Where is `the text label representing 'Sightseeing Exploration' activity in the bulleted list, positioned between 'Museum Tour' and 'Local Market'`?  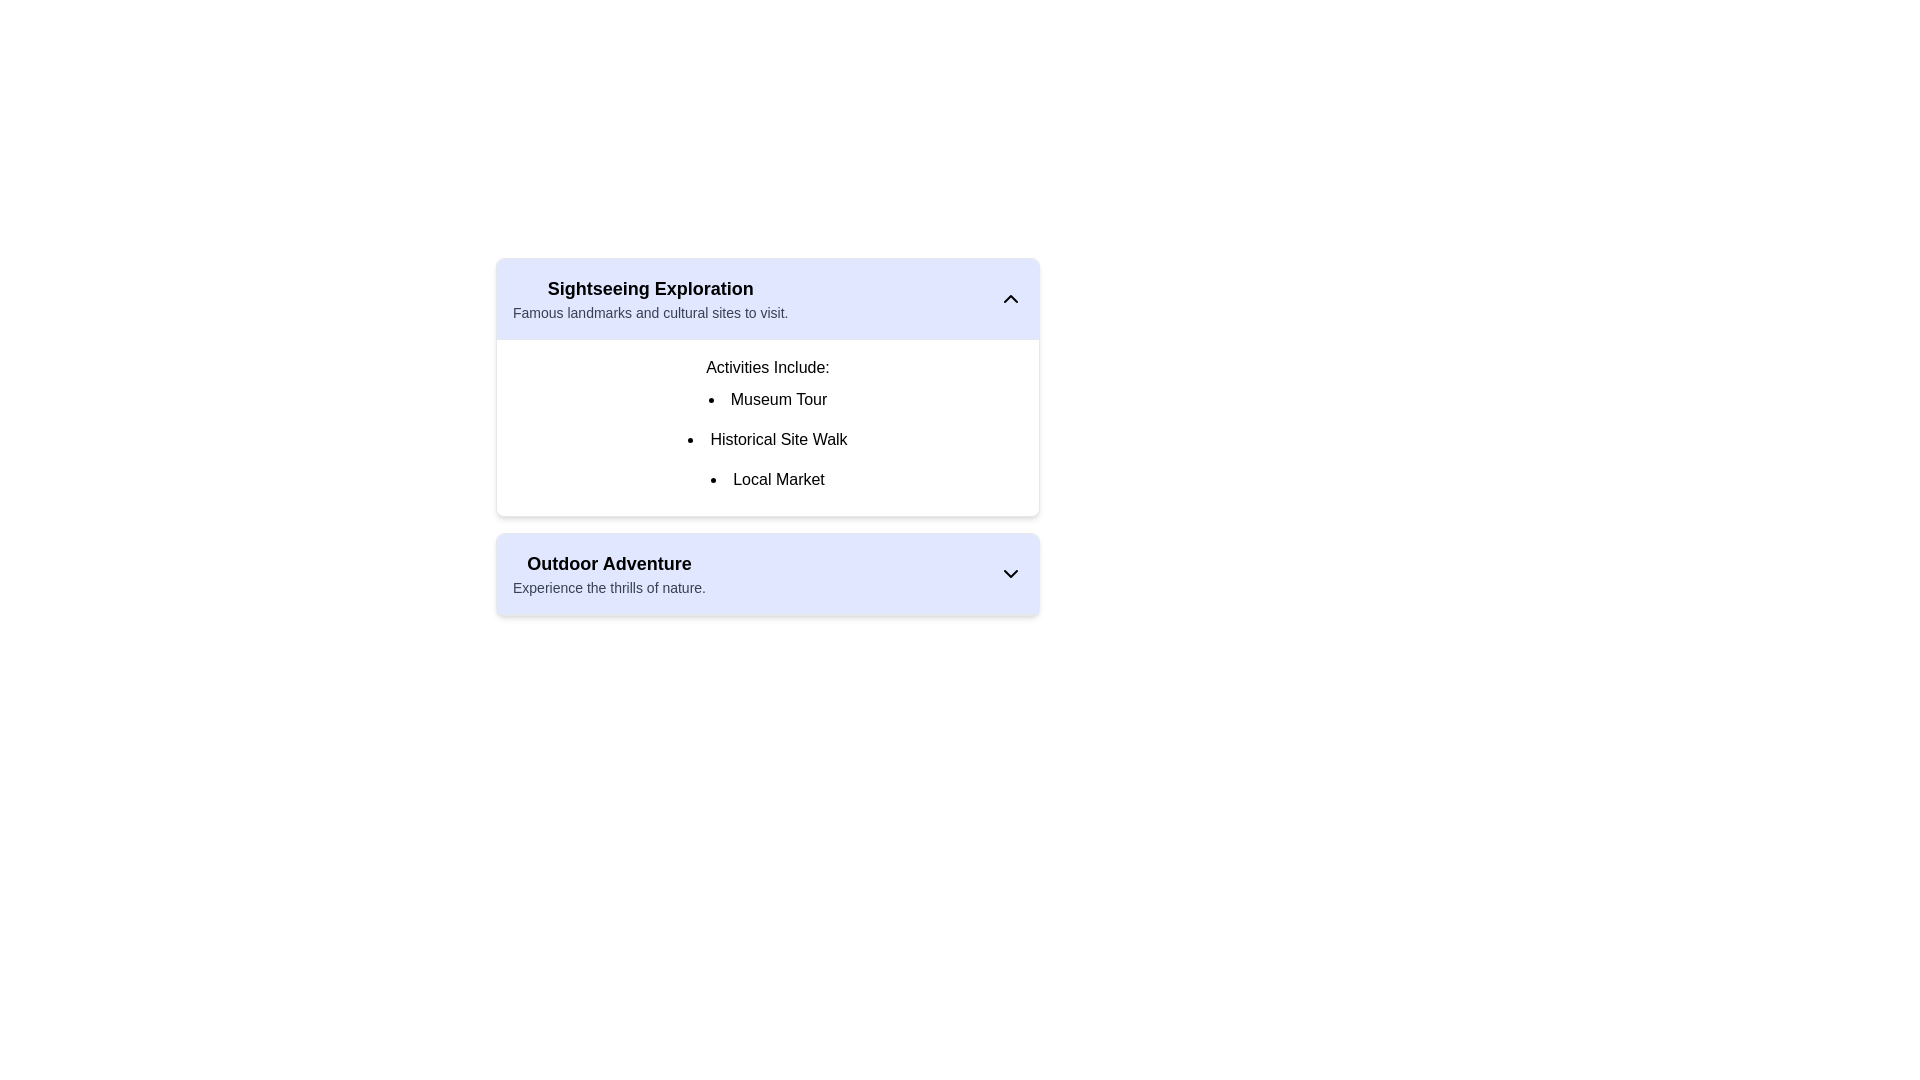
the text label representing 'Sightseeing Exploration' activity in the bulleted list, positioned between 'Museum Tour' and 'Local Market' is located at coordinates (767, 438).